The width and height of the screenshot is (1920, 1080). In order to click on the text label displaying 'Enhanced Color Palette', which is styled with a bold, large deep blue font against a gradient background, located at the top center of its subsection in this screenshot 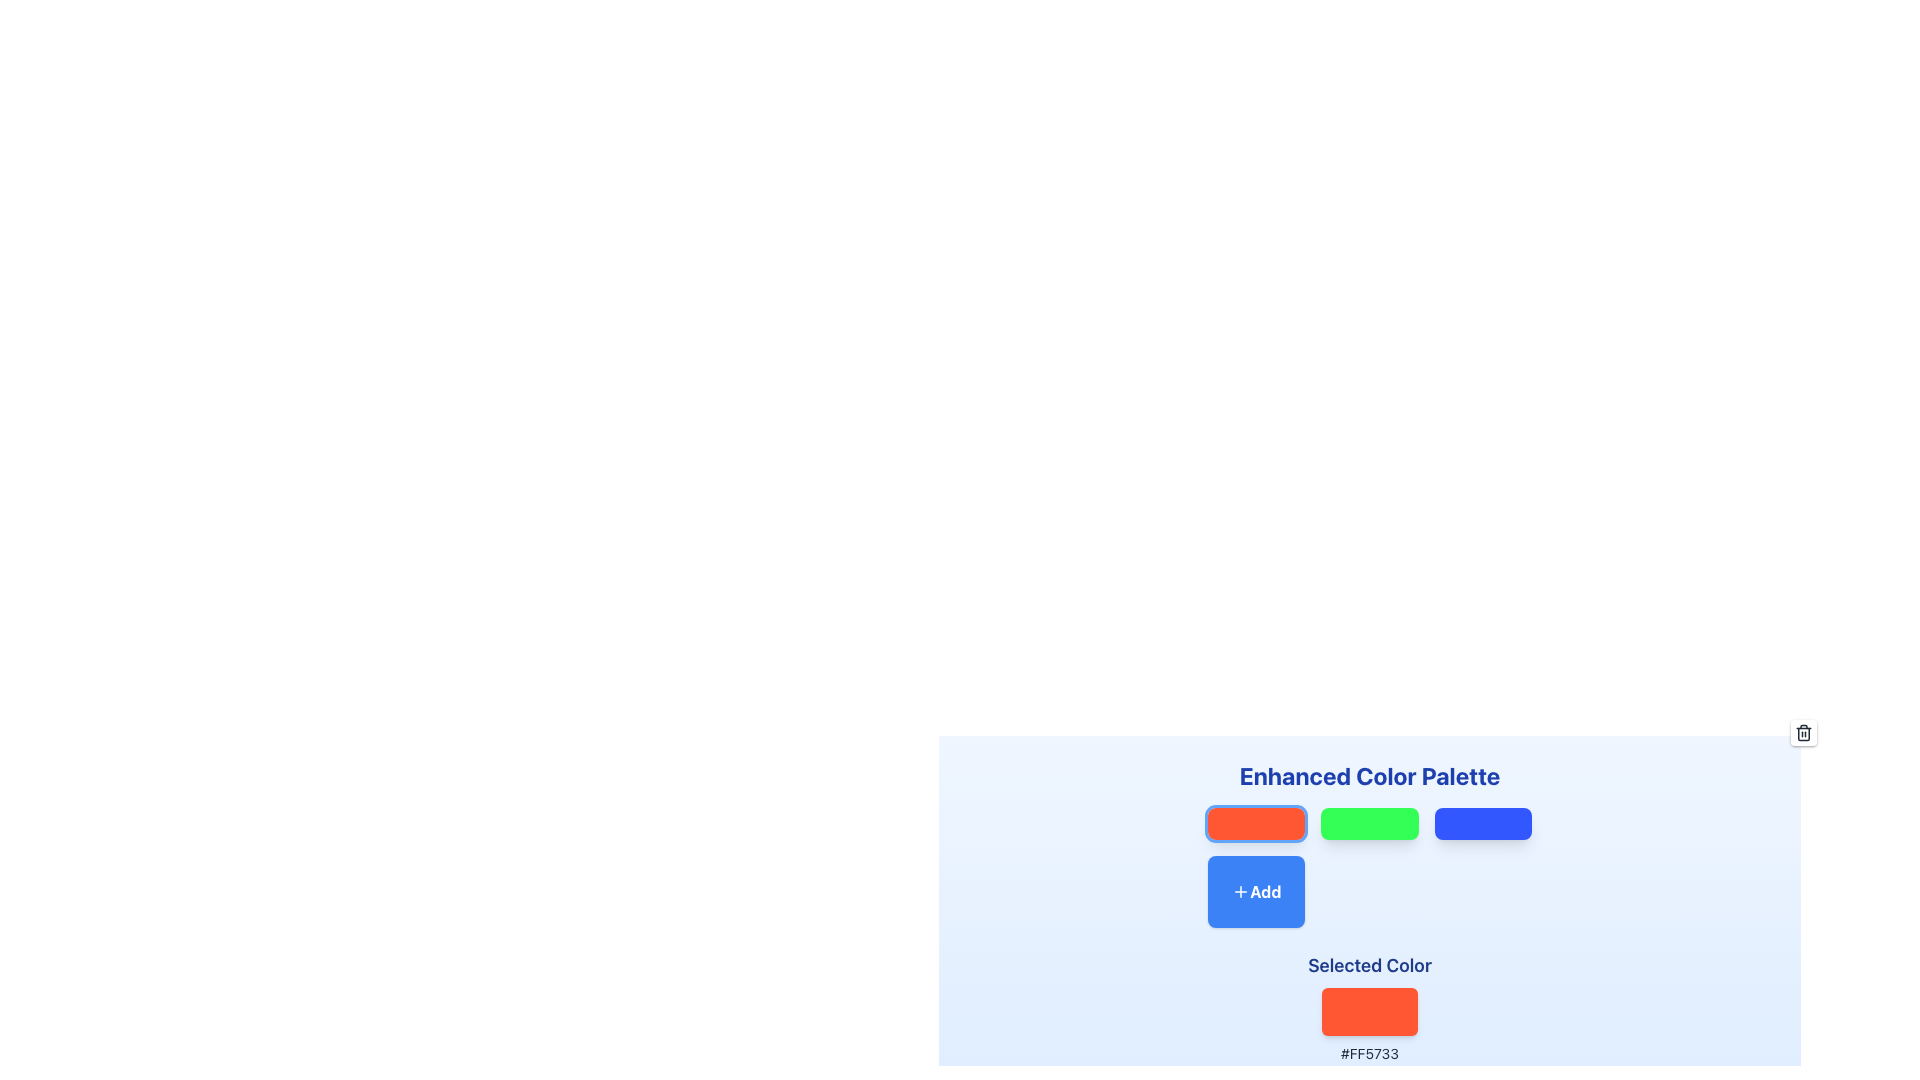, I will do `click(1368, 774)`.